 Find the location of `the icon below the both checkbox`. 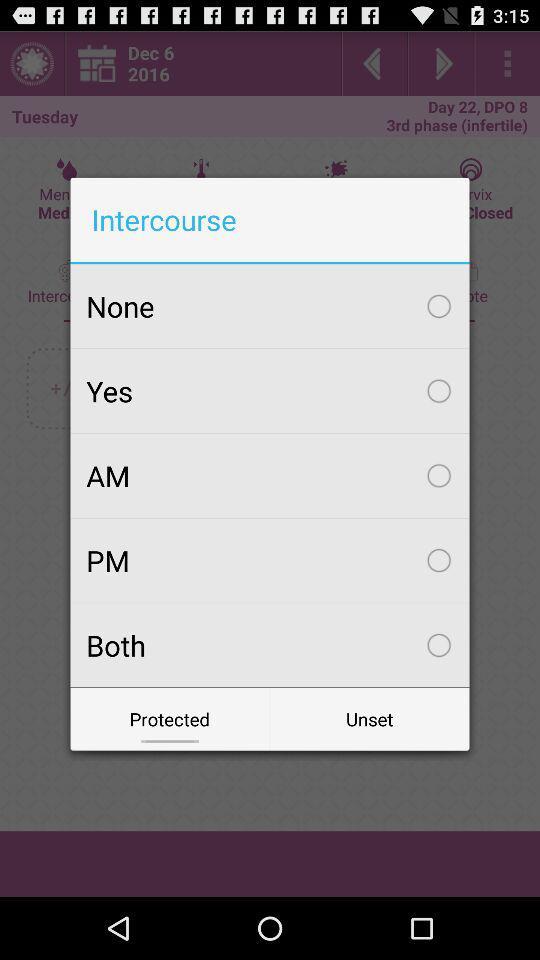

the icon below the both checkbox is located at coordinates (368, 719).